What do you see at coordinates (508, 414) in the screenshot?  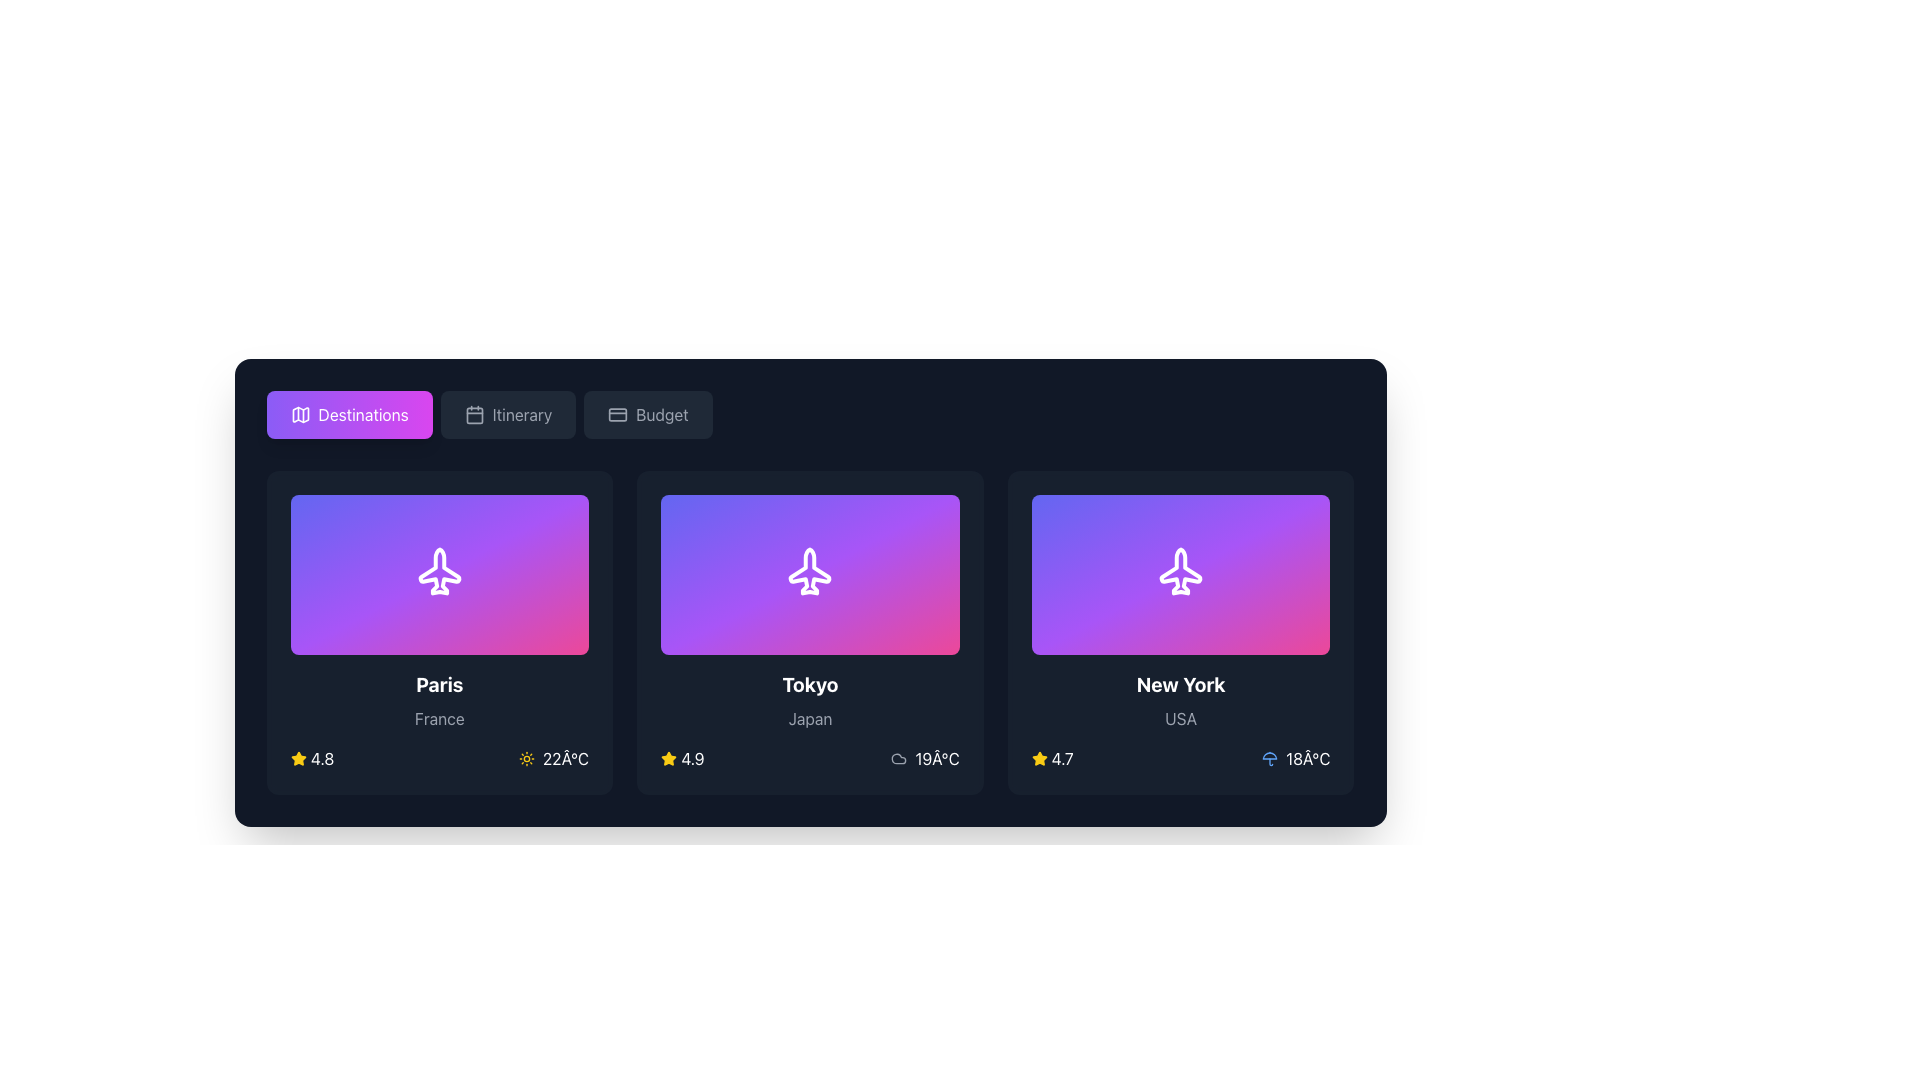 I see `the button located in the middle of a group of three buttons, which navigates to the 'Itinerary' section of the application` at bounding box center [508, 414].